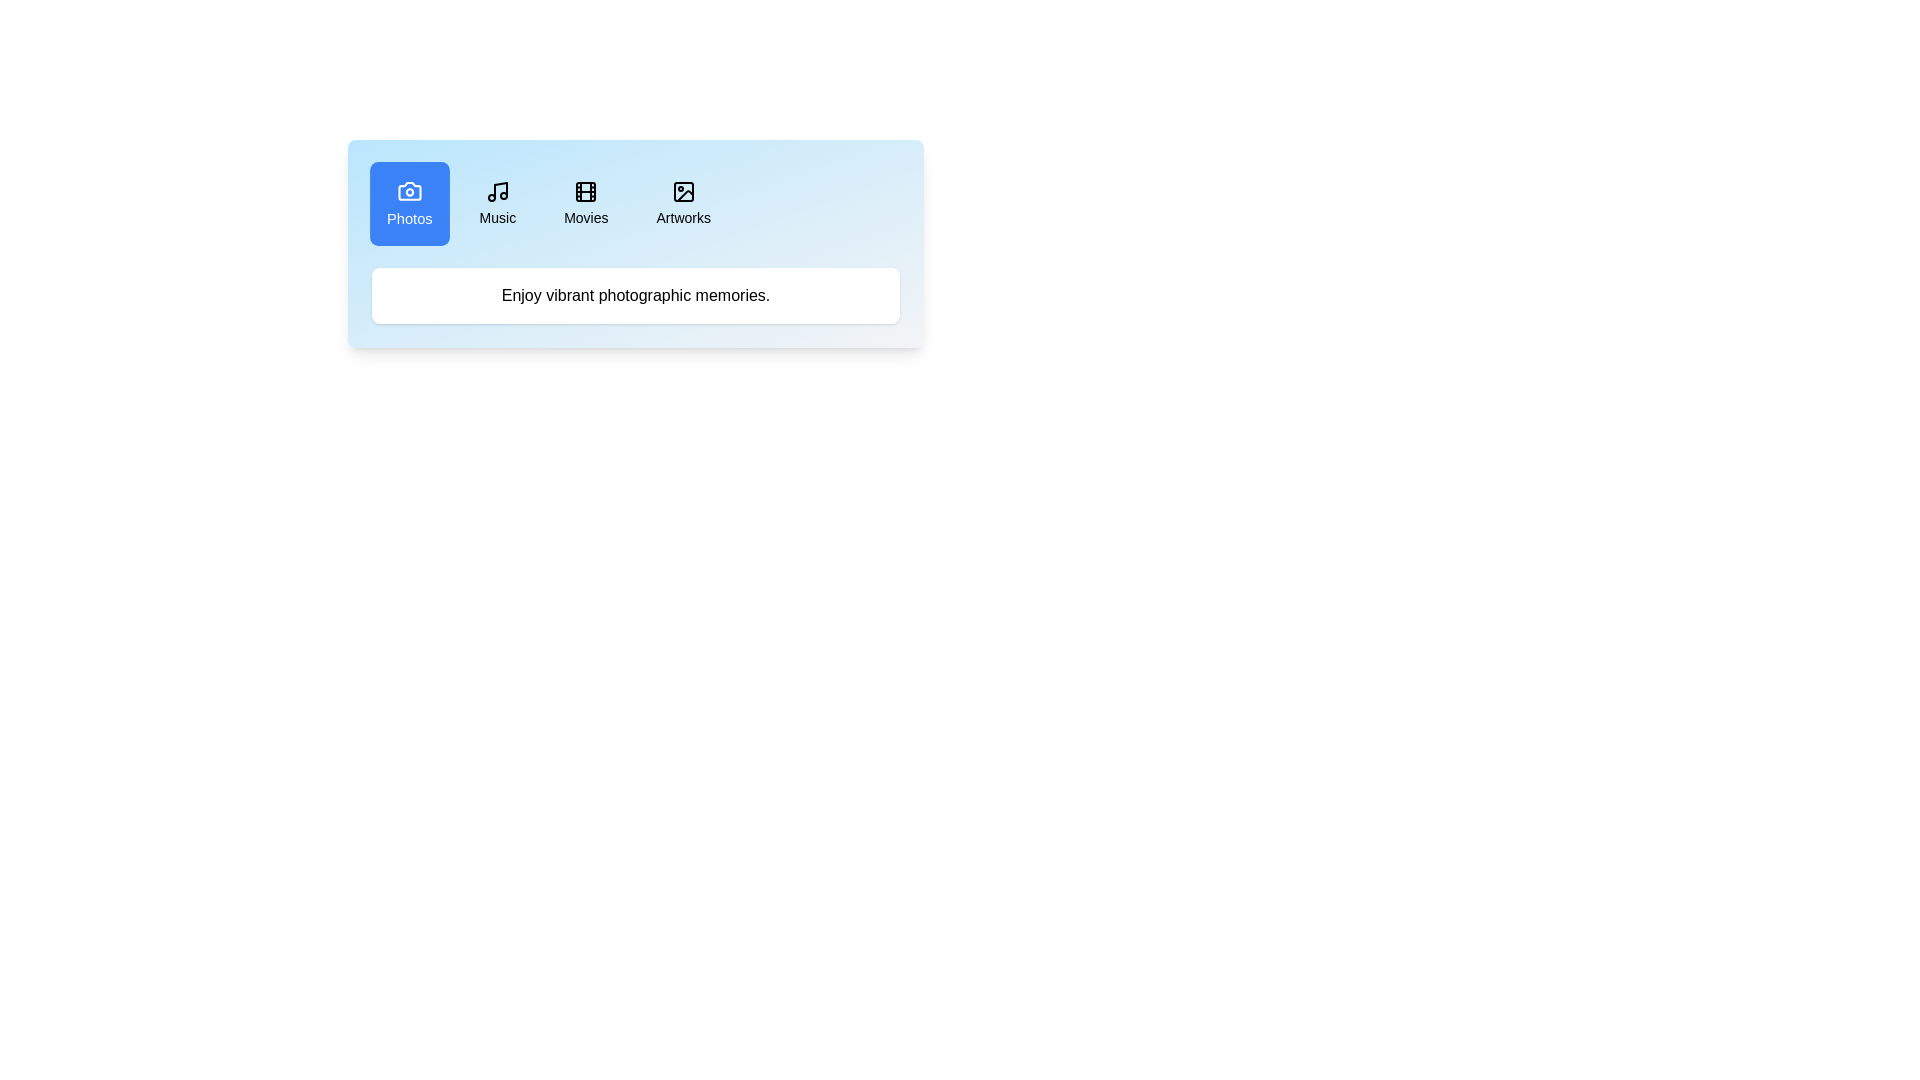  What do you see at coordinates (683, 204) in the screenshot?
I see `the tab button corresponding to Artworks` at bounding box center [683, 204].